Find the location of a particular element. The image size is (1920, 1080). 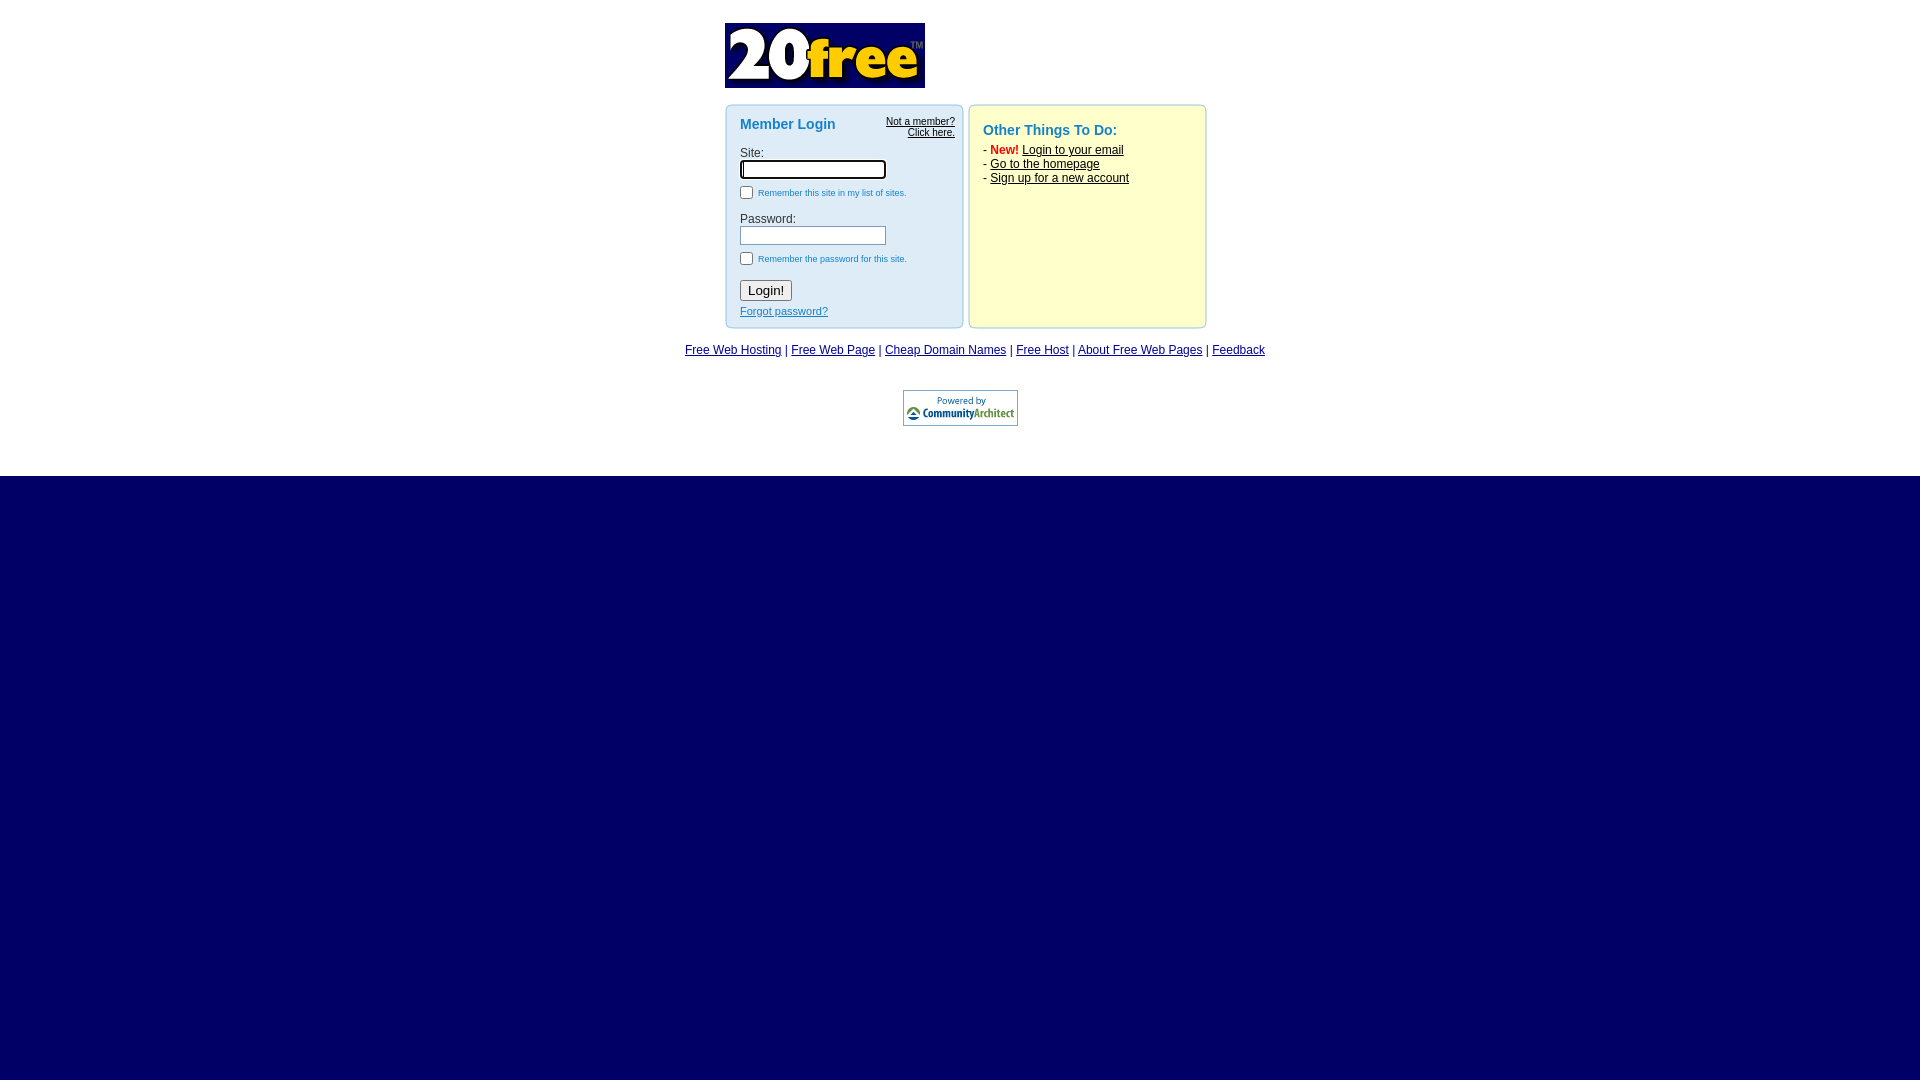

'Feedback' is located at coordinates (1237, 349).